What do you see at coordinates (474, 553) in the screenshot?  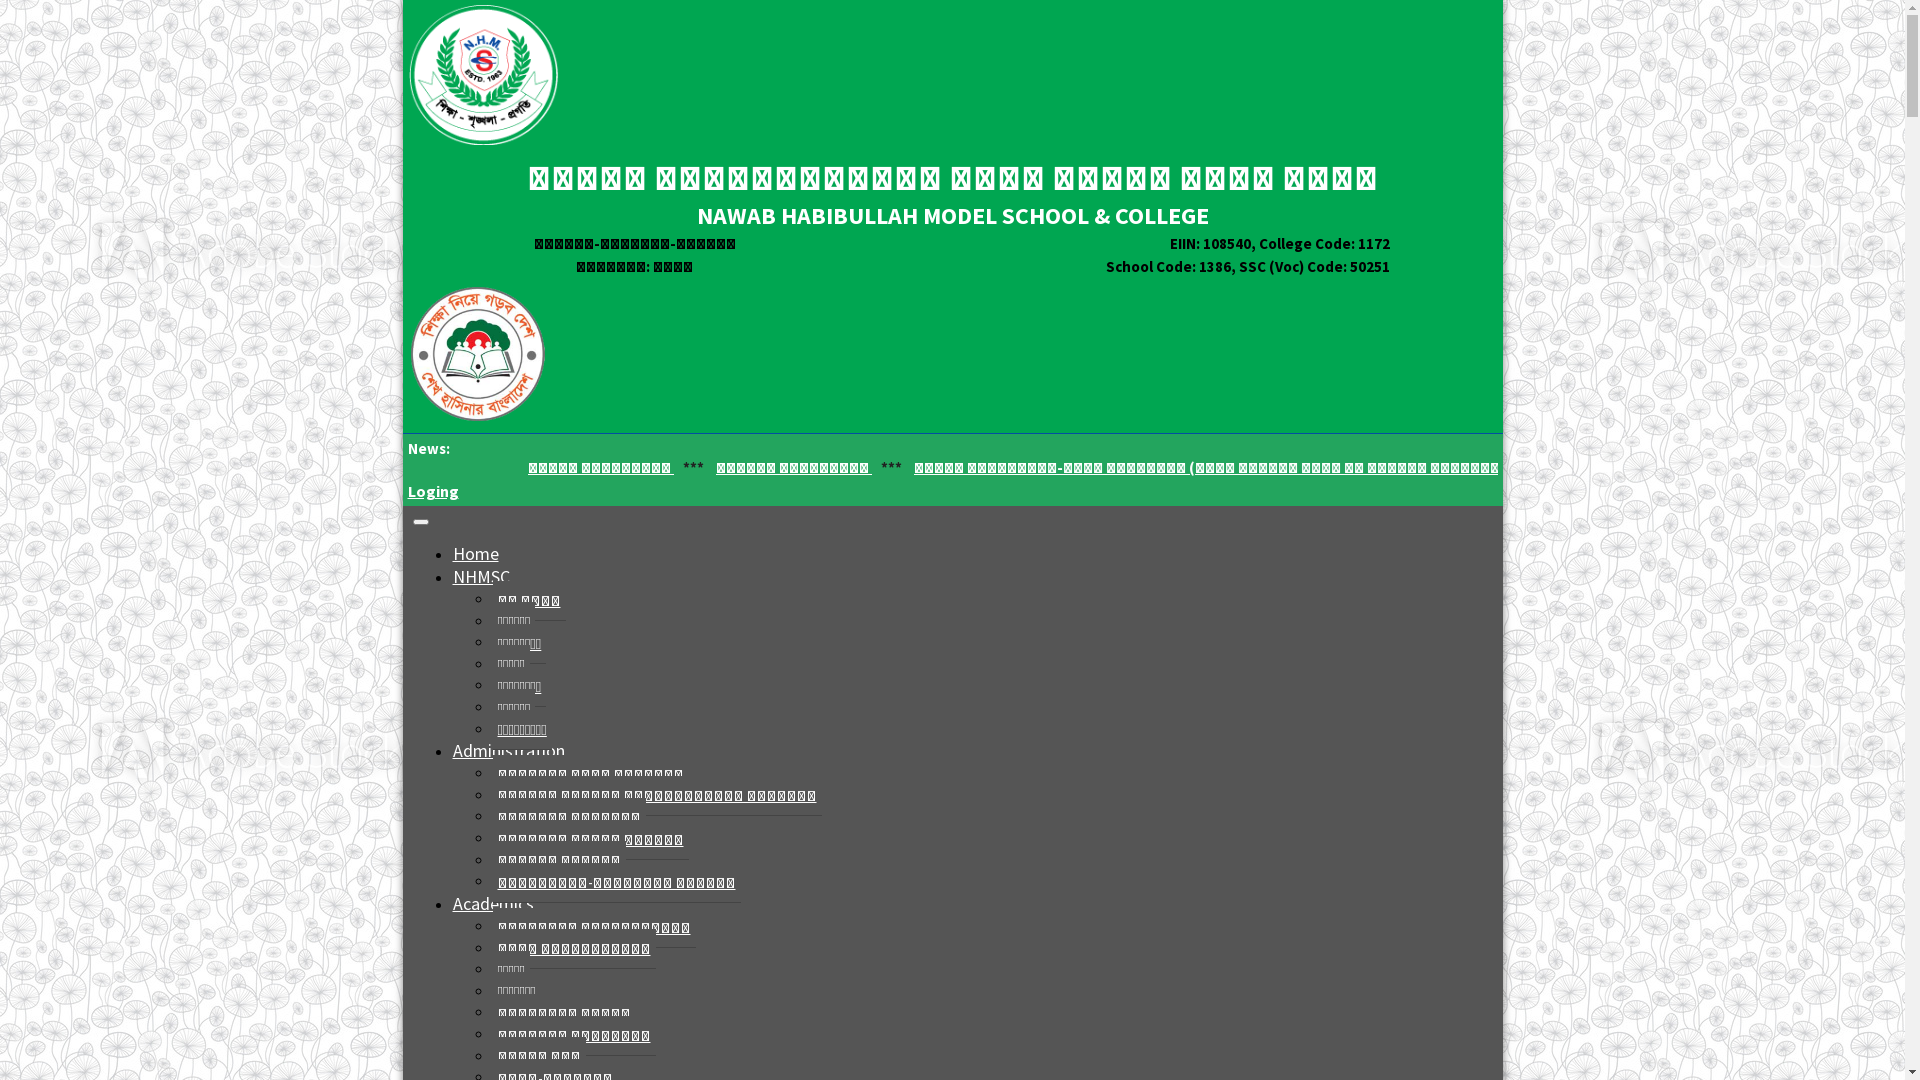 I see `'Home'` at bounding box center [474, 553].